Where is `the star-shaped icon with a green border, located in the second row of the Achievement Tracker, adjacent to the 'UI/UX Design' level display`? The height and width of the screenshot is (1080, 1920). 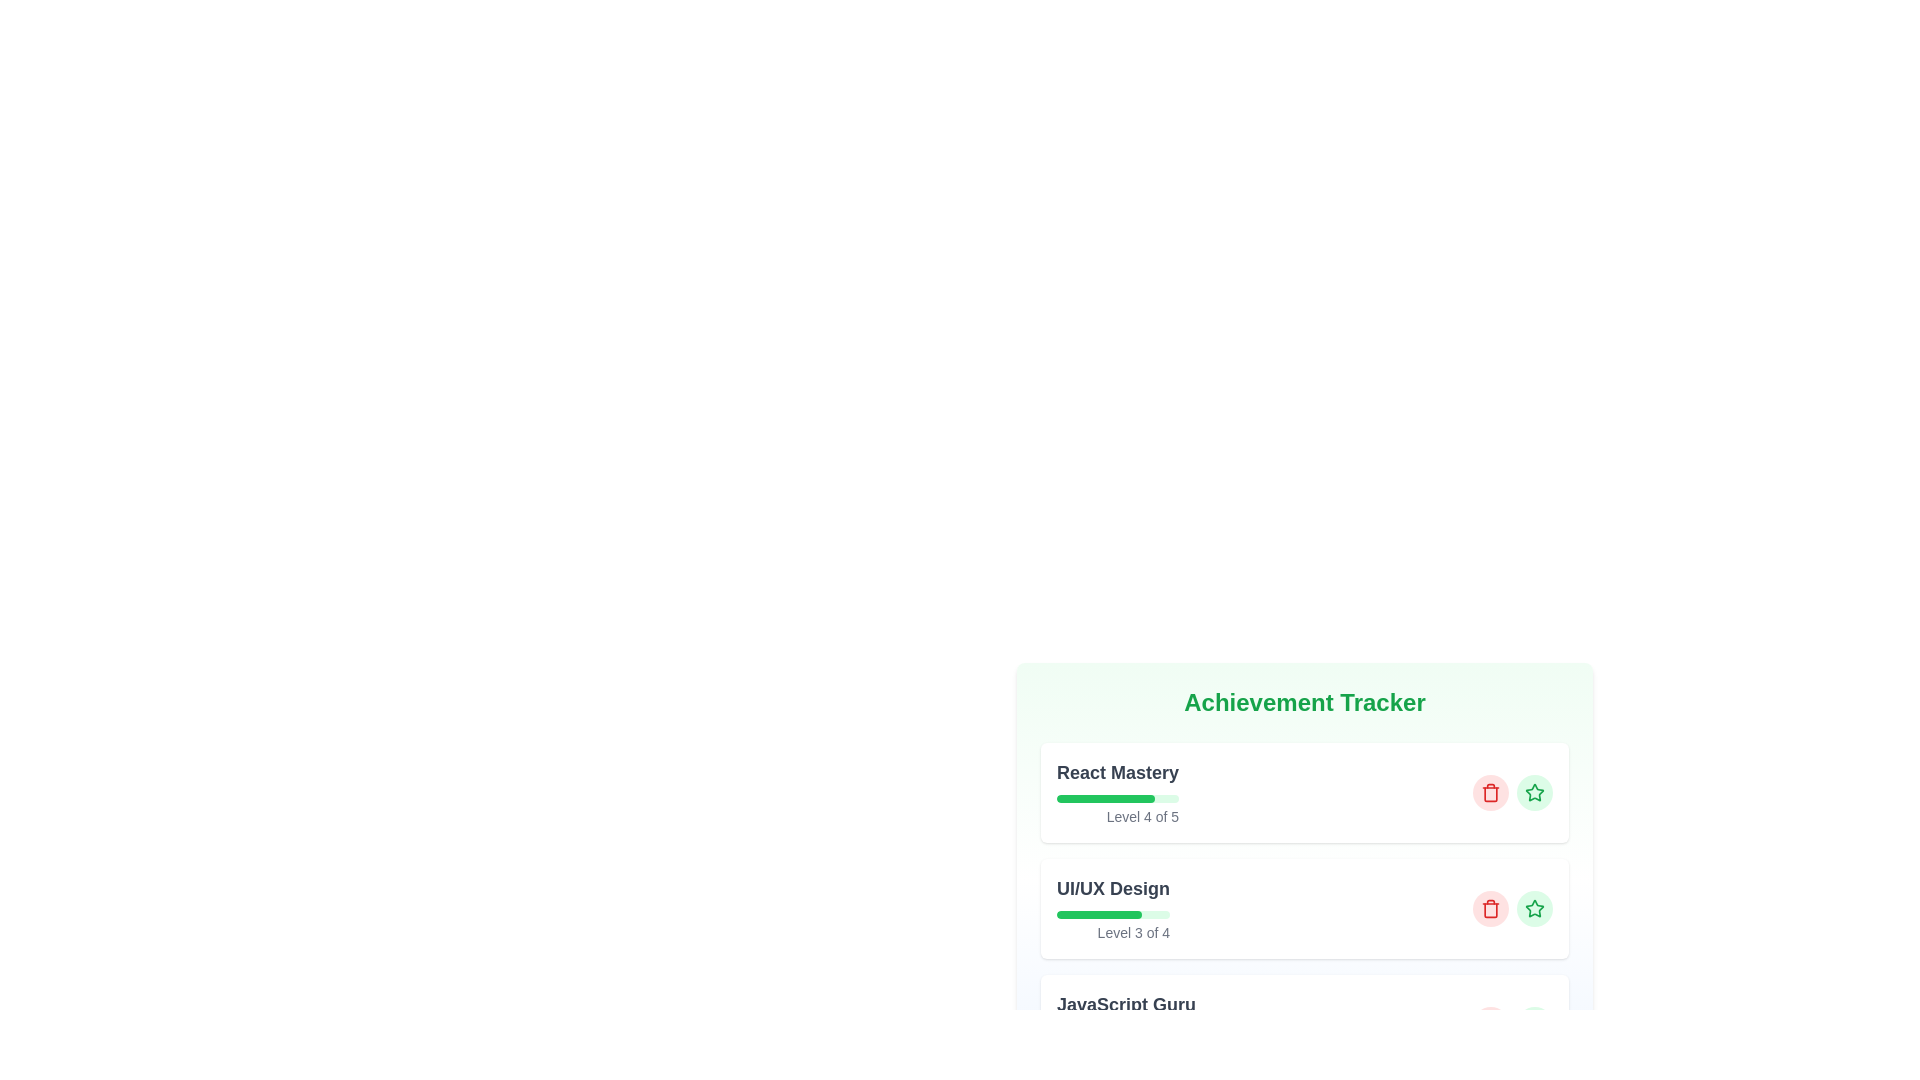 the star-shaped icon with a green border, located in the second row of the Achievement Tracker, adjacent to the 'UI/UX Design' level display is located at coordinates (1534, 791).